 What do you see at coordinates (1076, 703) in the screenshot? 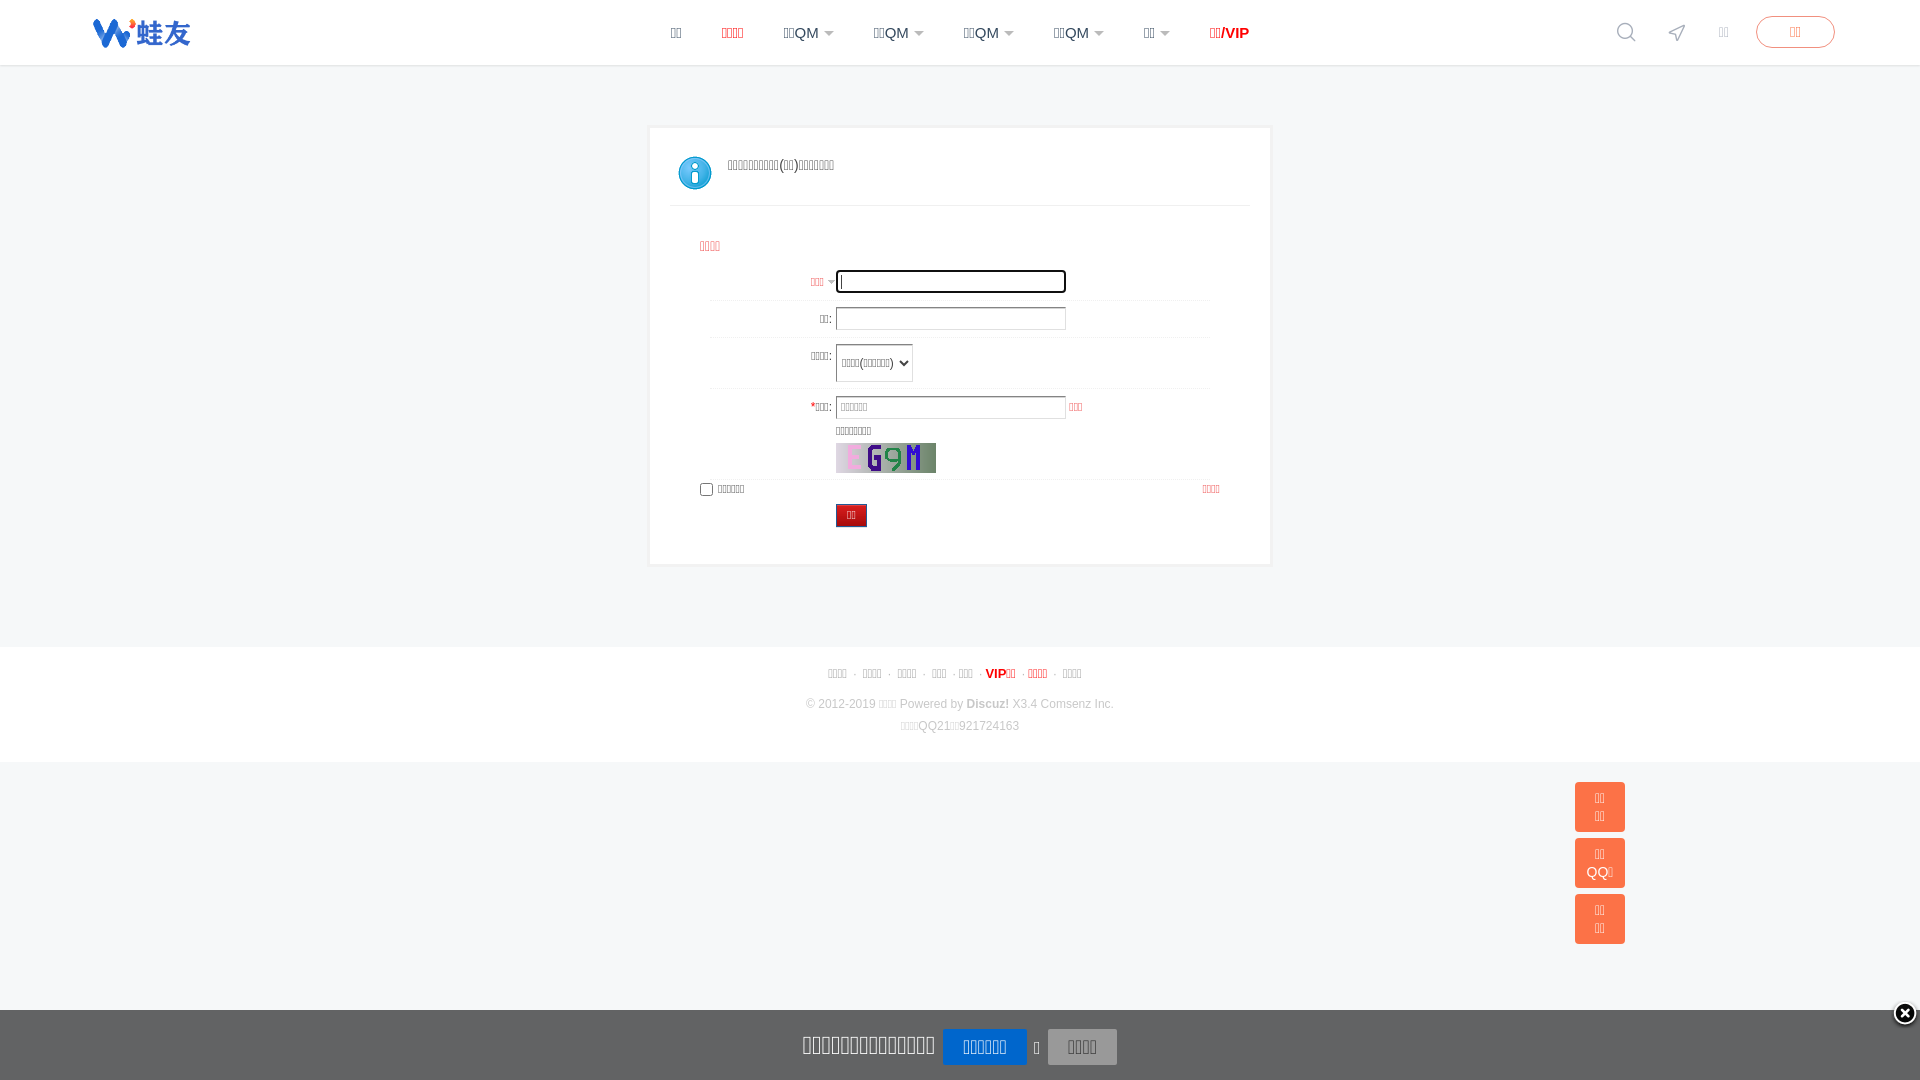
I see `'Comsenz Inc.'` at bounding box center [1076, 703].